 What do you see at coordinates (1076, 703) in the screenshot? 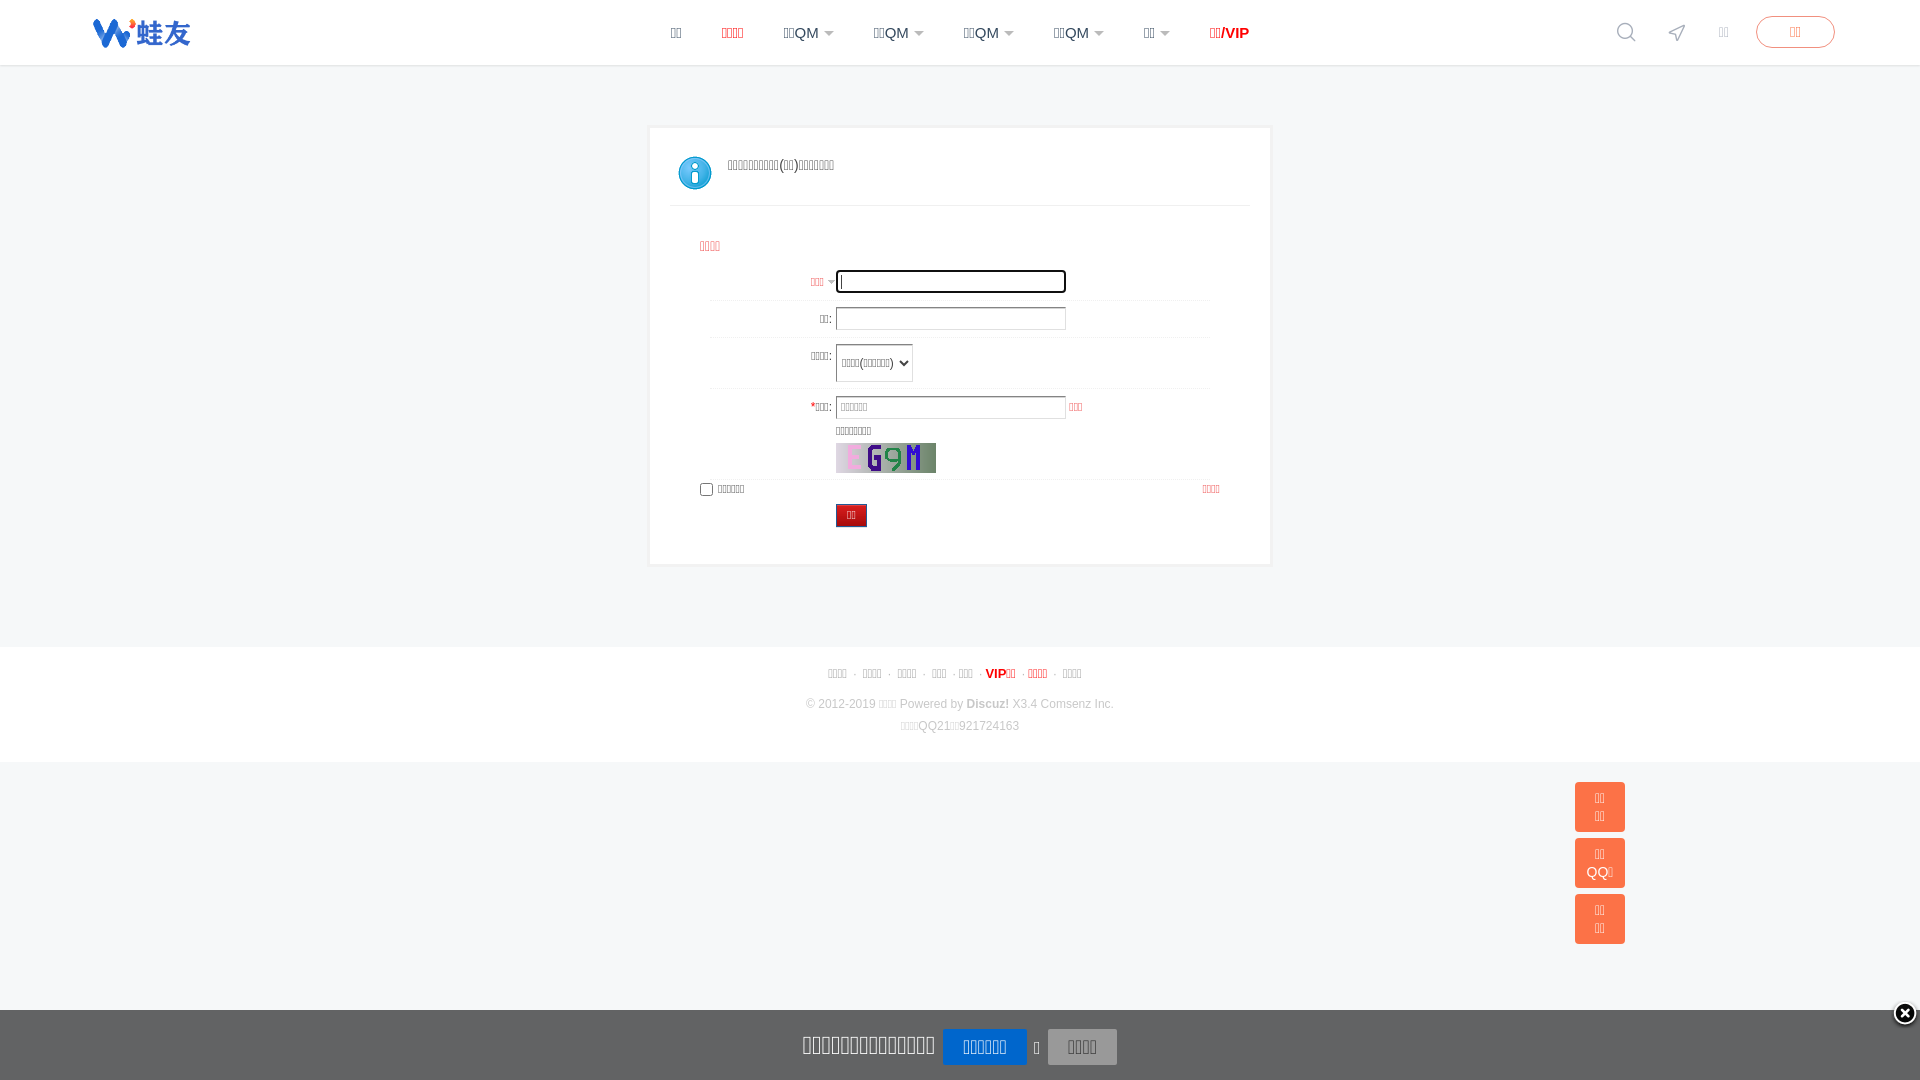
I see `'Comsenz Inc.'` at bounding box center [1076, 703].